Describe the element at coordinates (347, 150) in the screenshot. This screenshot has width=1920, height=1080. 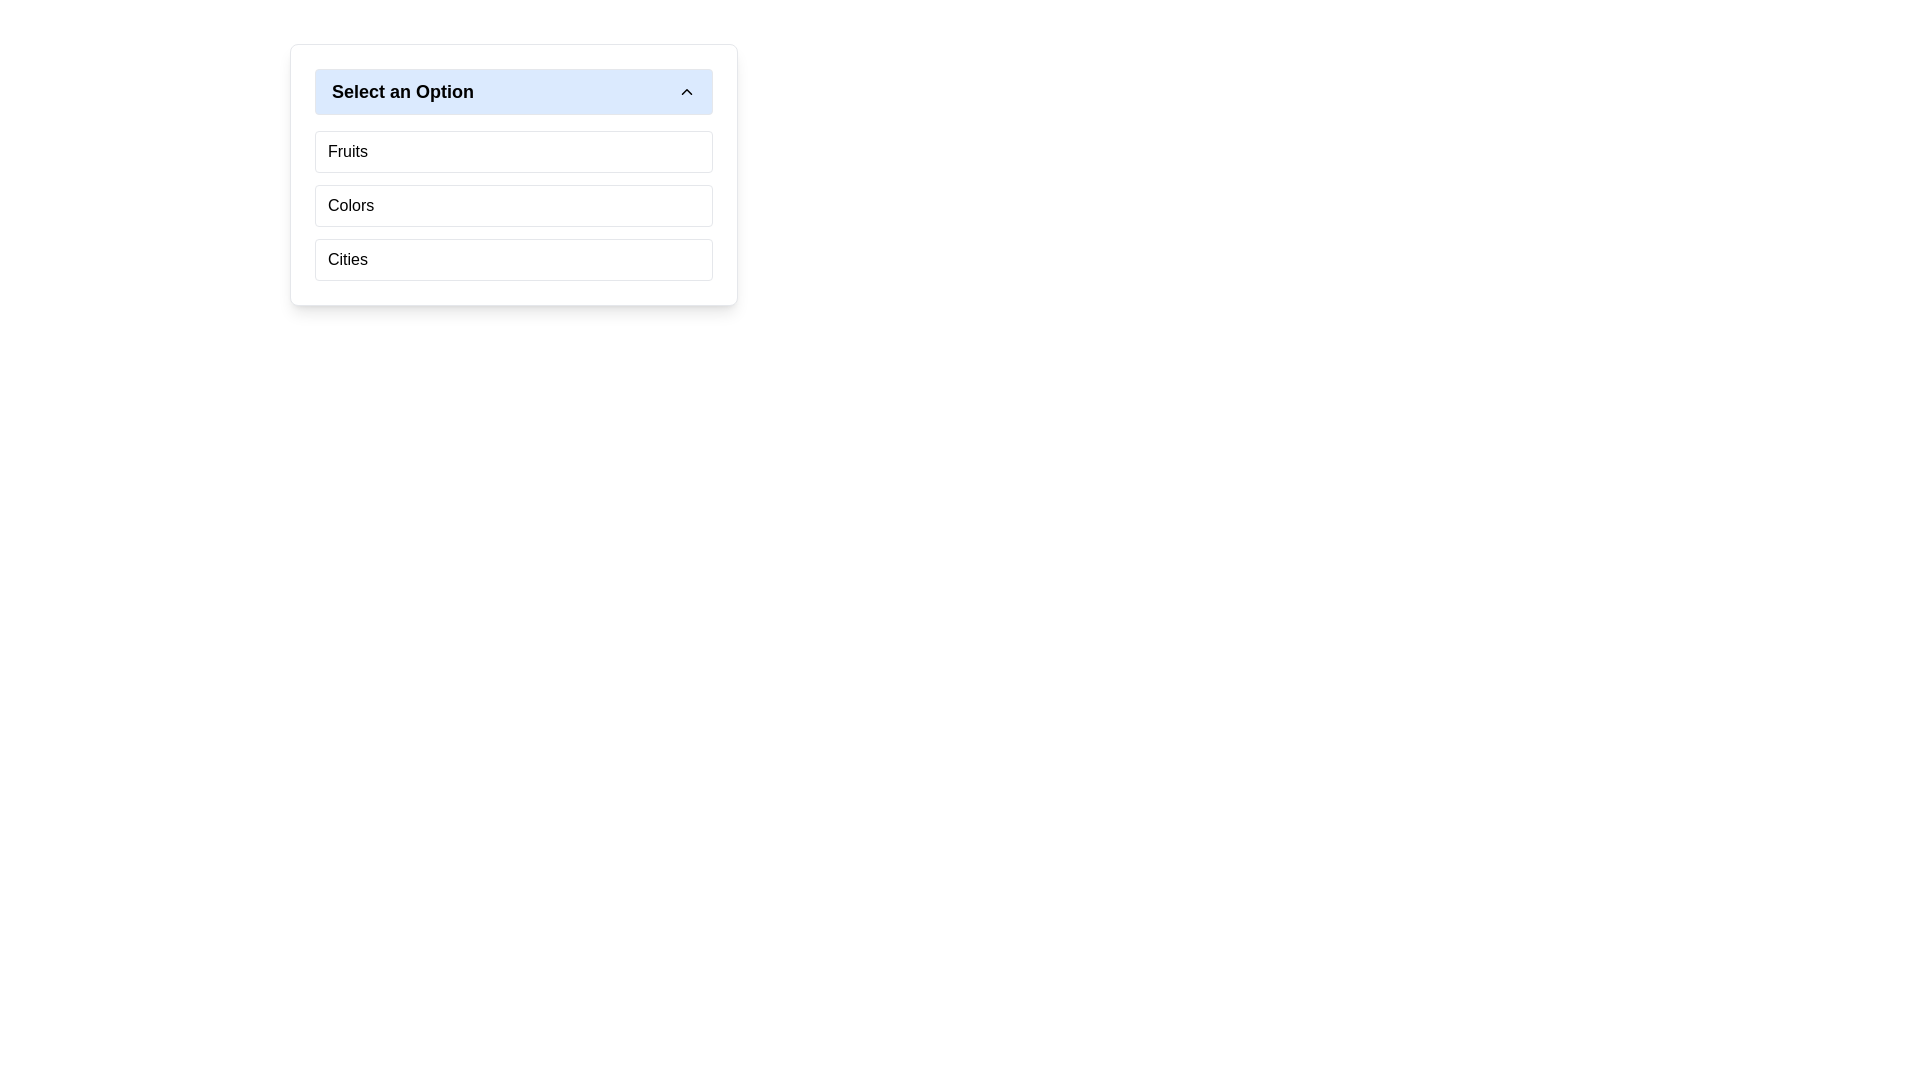
I see `the 'Fruits' option in the dropdown menu labeled 'Select an Option' to activate or choose it` at that location.